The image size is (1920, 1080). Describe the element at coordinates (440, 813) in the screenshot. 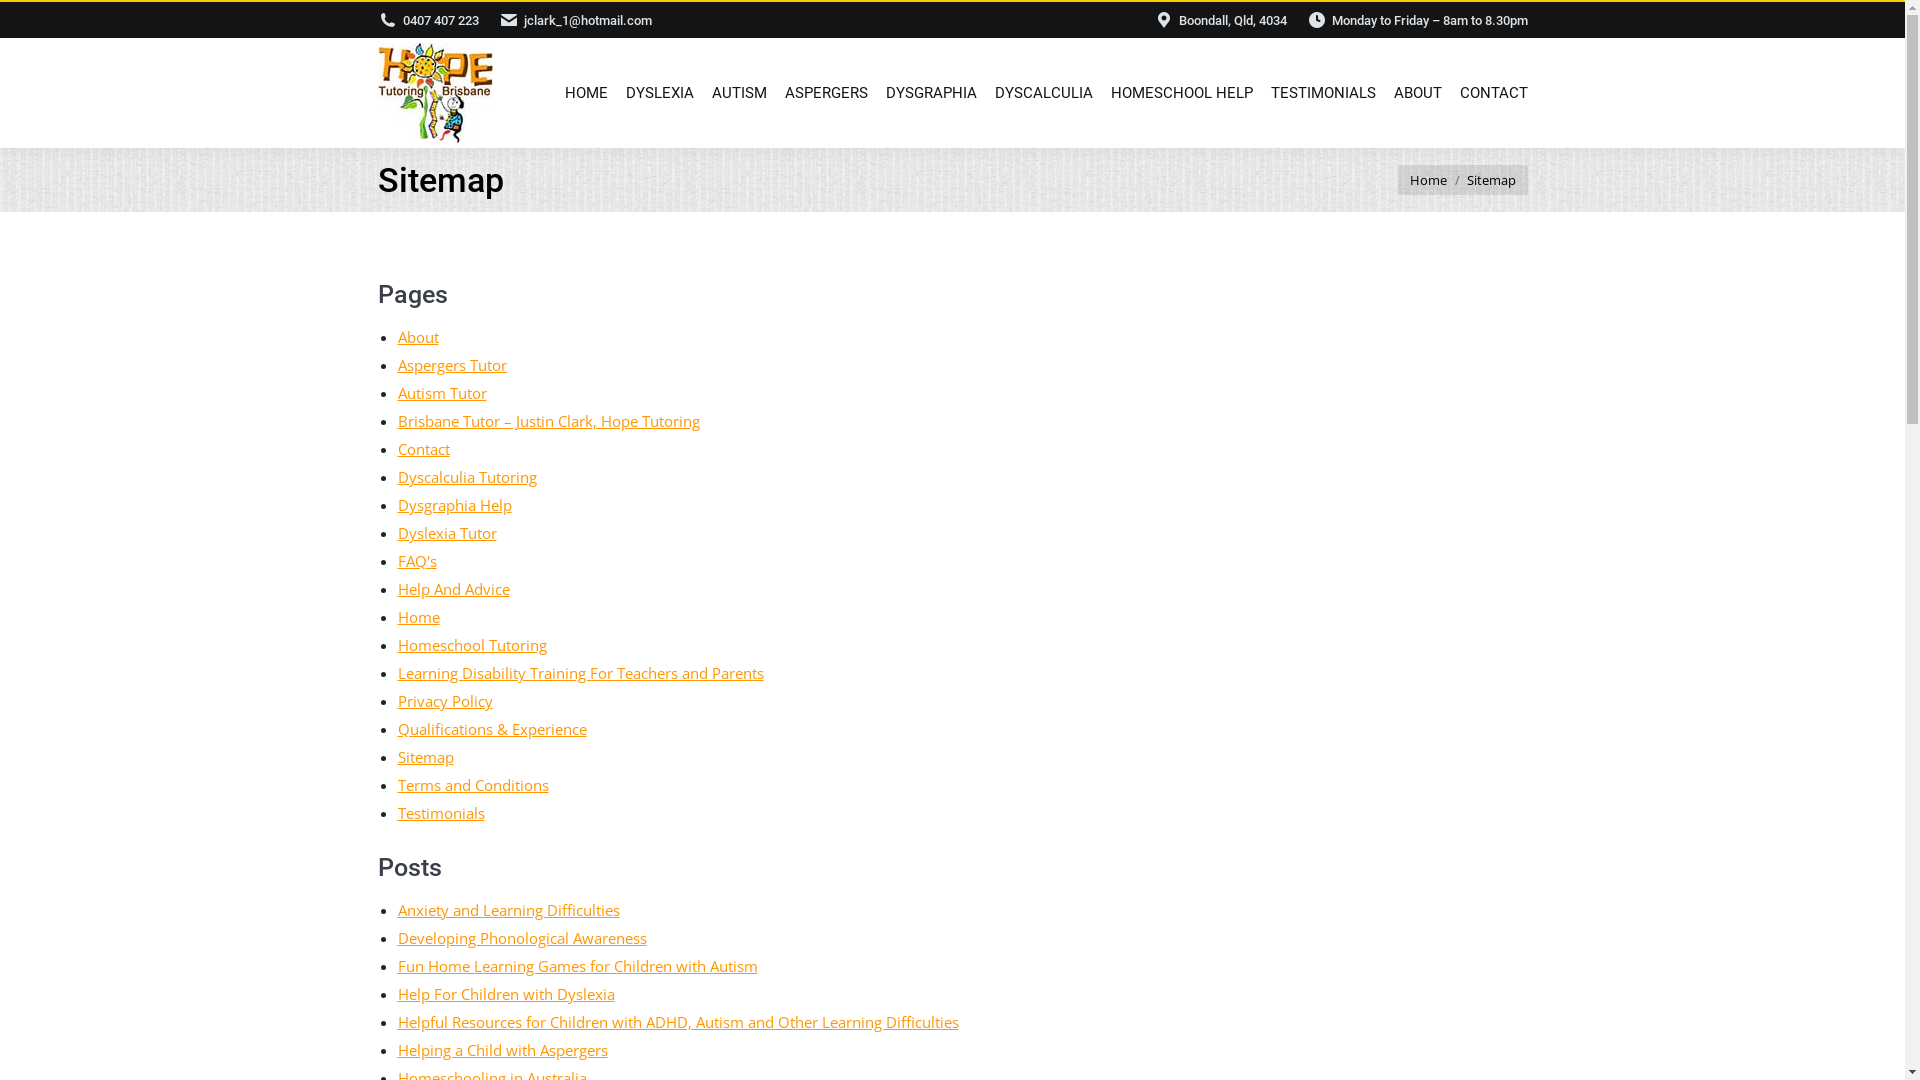

I see `'Testimonials'` at that location.